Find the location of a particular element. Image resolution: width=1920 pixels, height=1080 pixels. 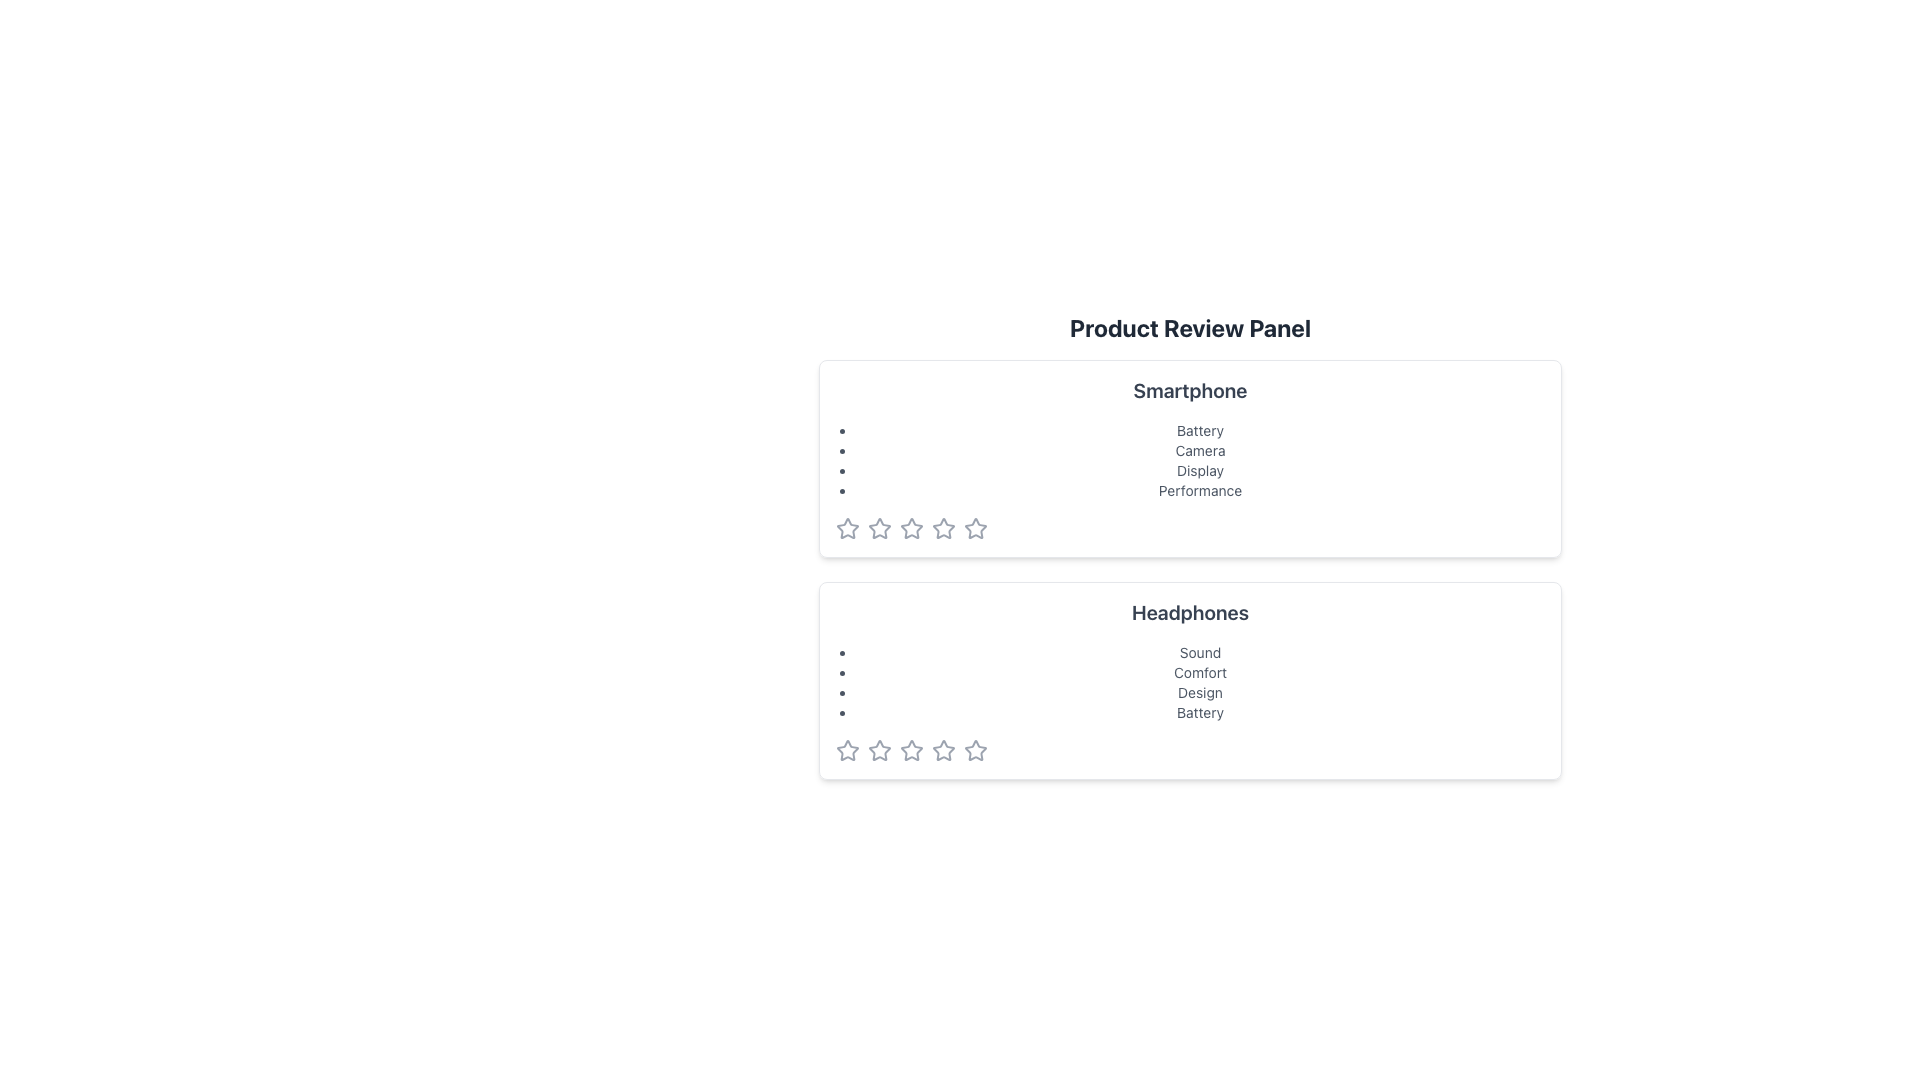

text items from the vertical list titled 'Smartphone', which includes 'Battery', 'Camera', 'Display', and 'Performance' is located at coordinates (1190, 461).